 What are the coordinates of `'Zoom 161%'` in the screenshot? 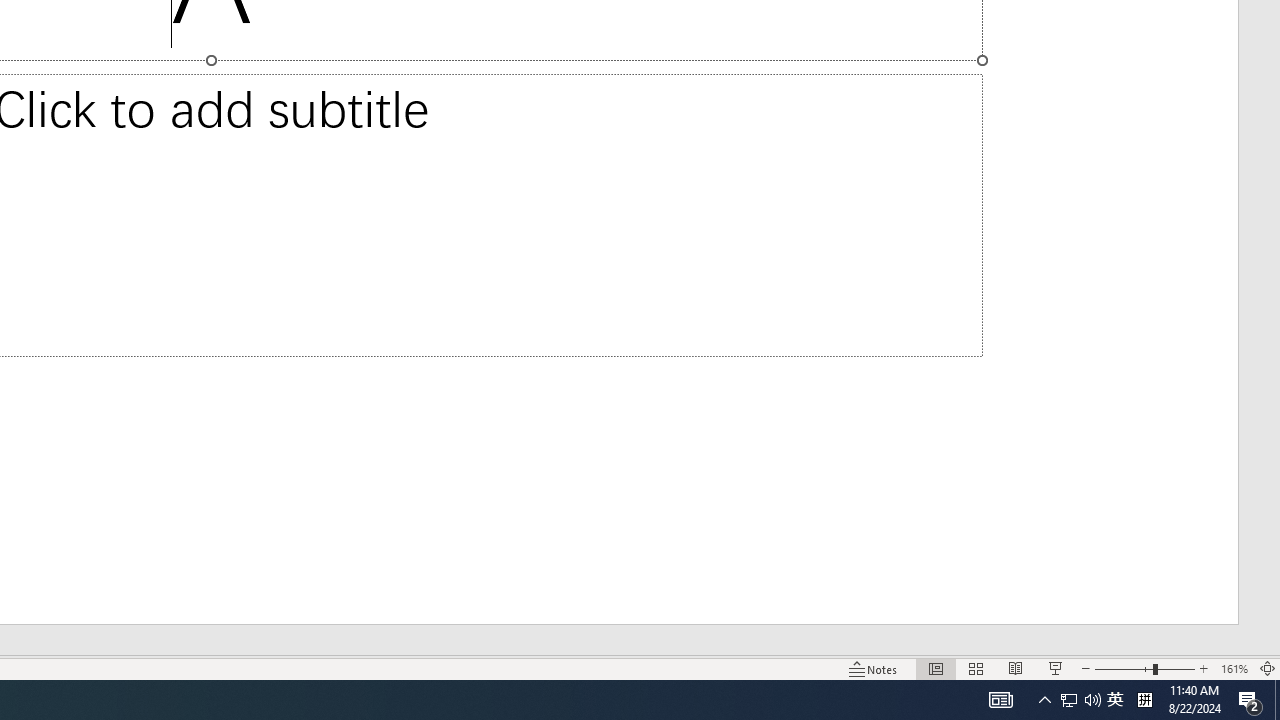 It's located at (1233, 669).